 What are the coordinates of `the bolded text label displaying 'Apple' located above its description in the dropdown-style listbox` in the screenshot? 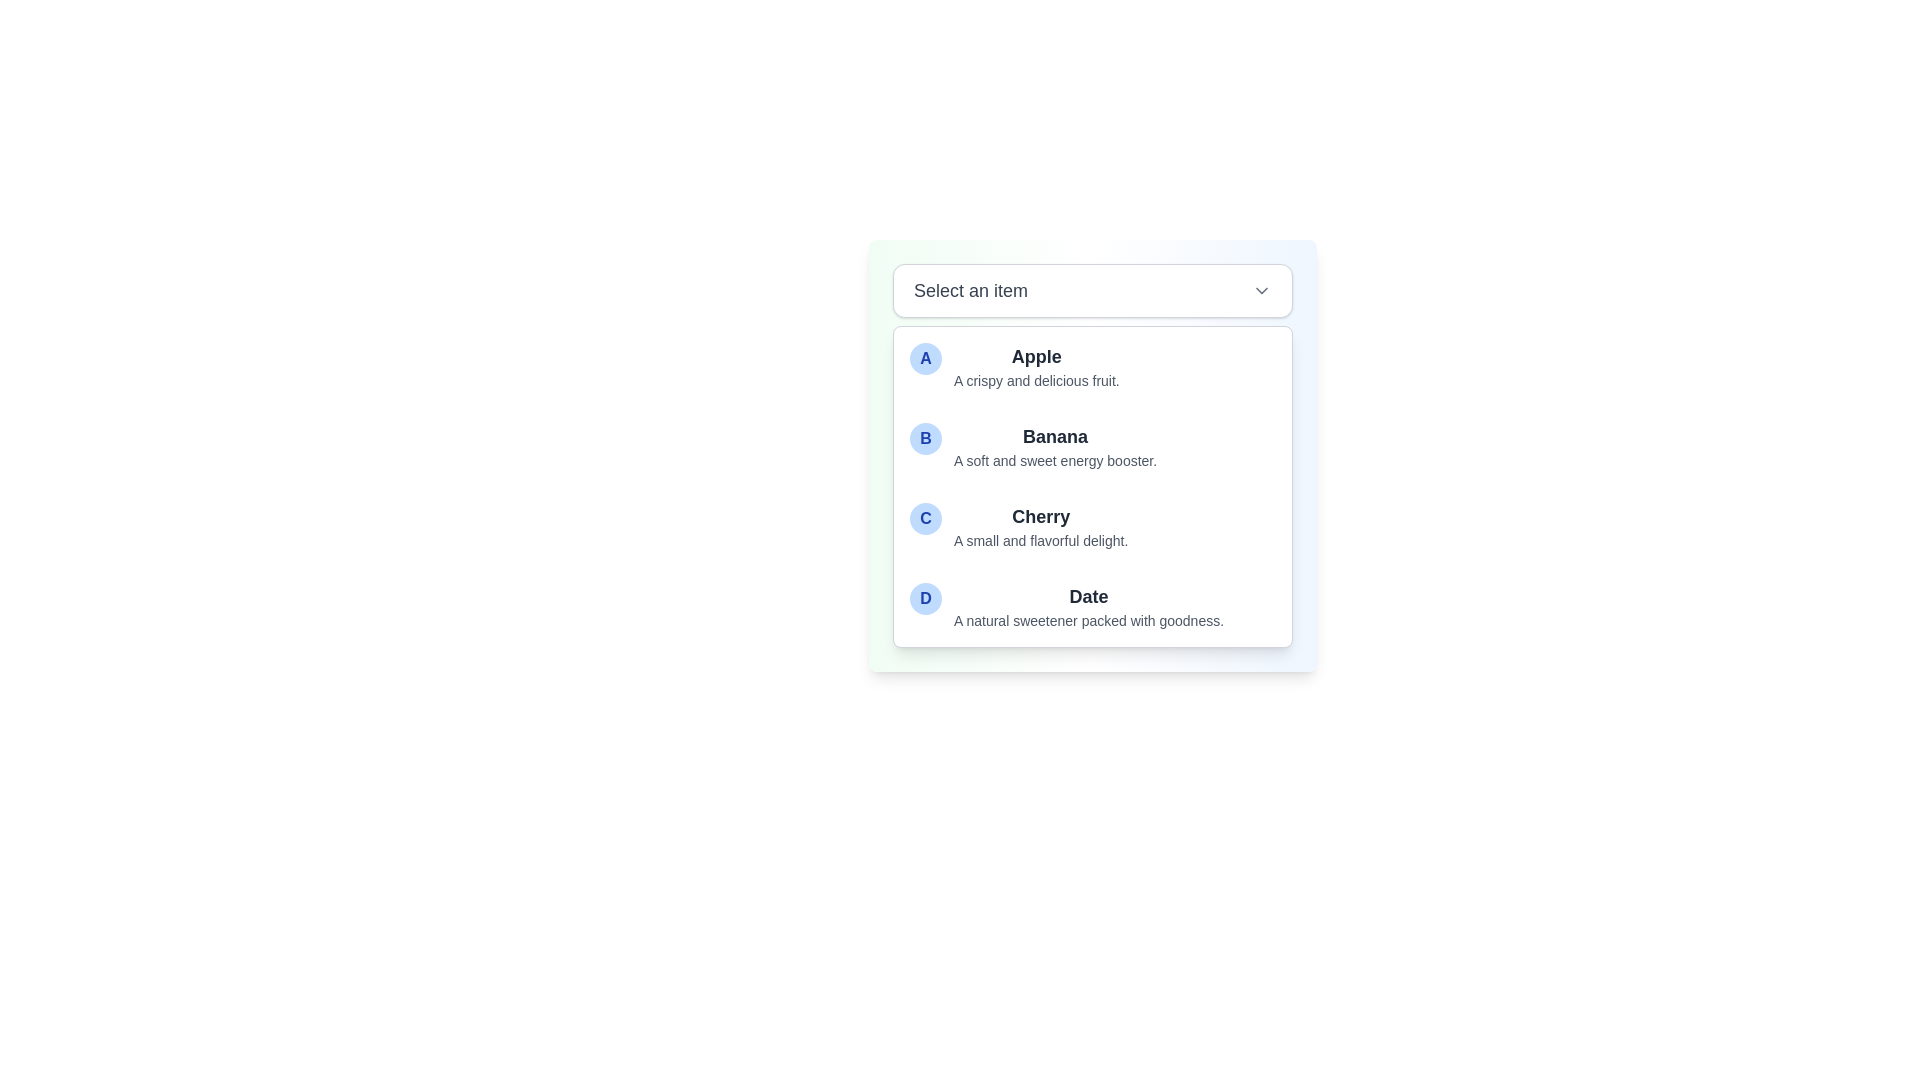 It's located at (1036, 356).